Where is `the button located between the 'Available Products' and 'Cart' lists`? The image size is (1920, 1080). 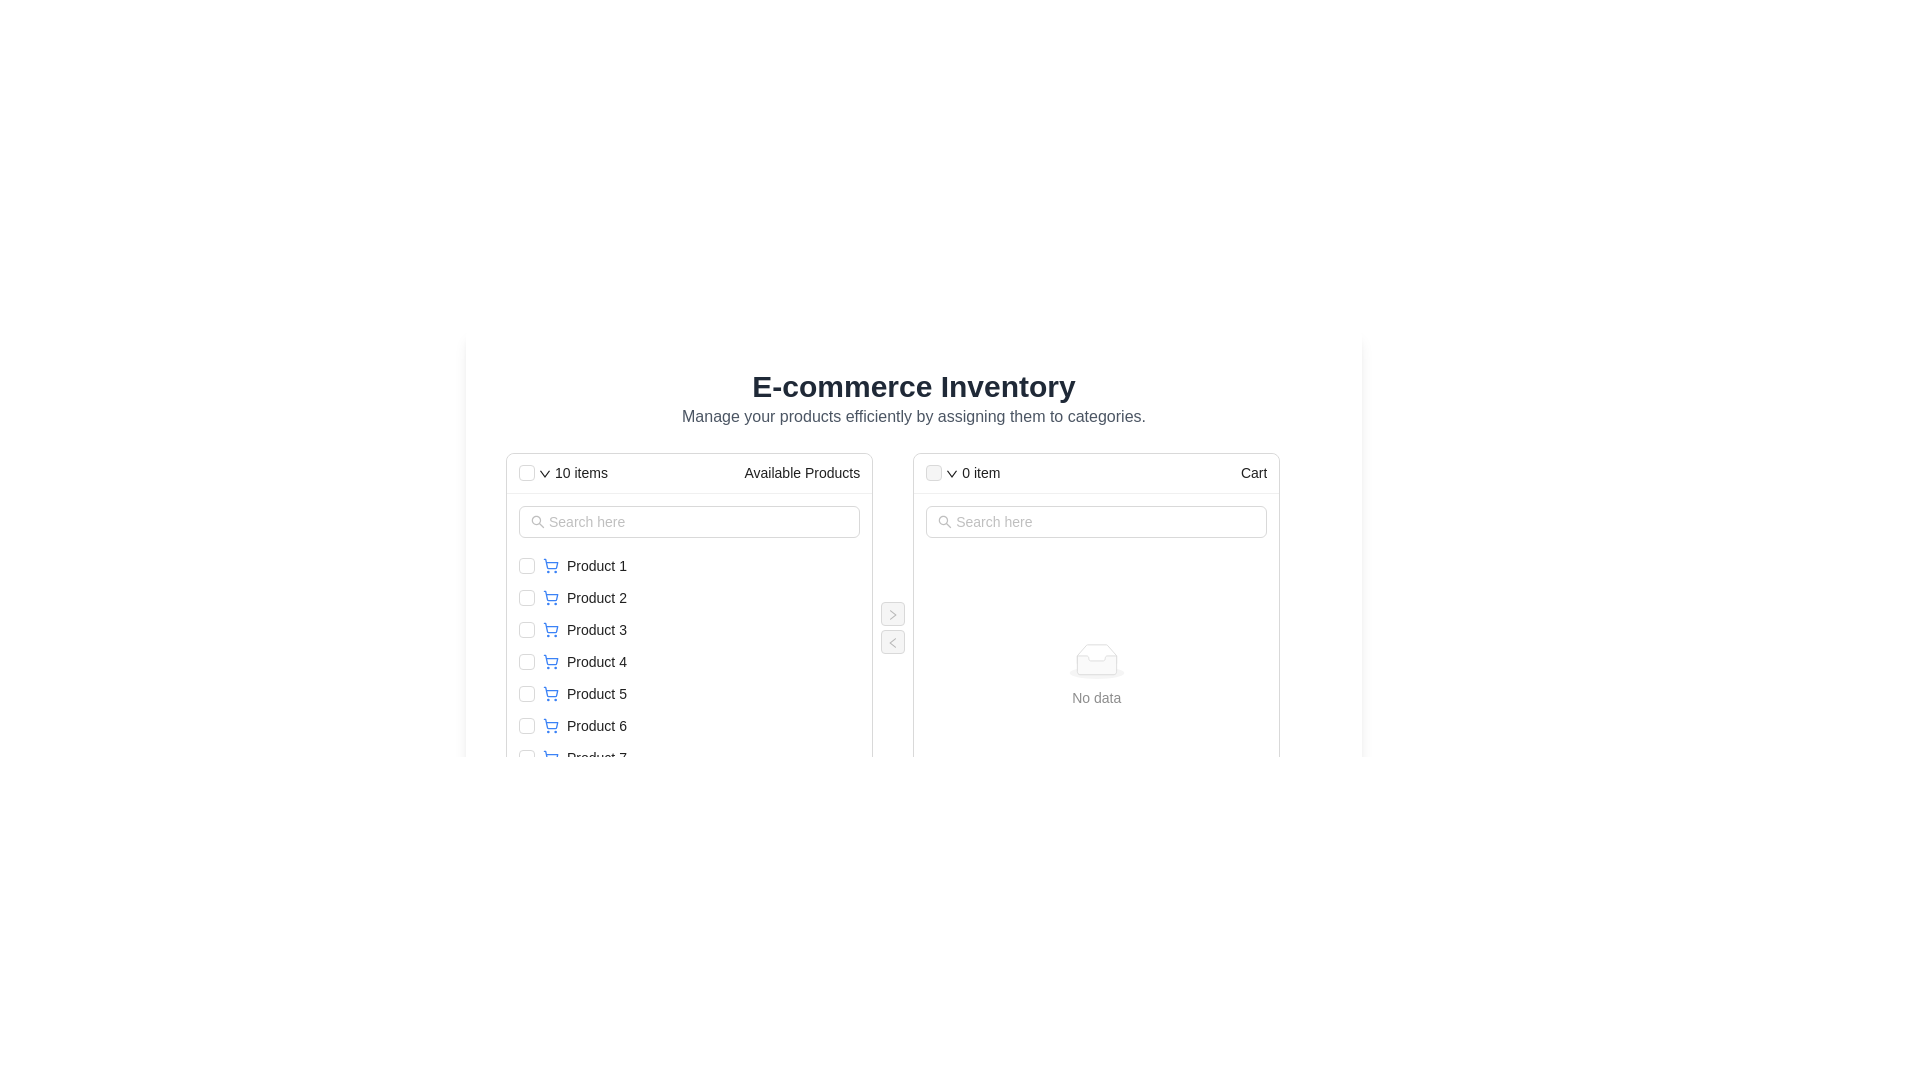 the button located between the 'Available Products' and 'Cart' lists is located at coordinates (892, 612).